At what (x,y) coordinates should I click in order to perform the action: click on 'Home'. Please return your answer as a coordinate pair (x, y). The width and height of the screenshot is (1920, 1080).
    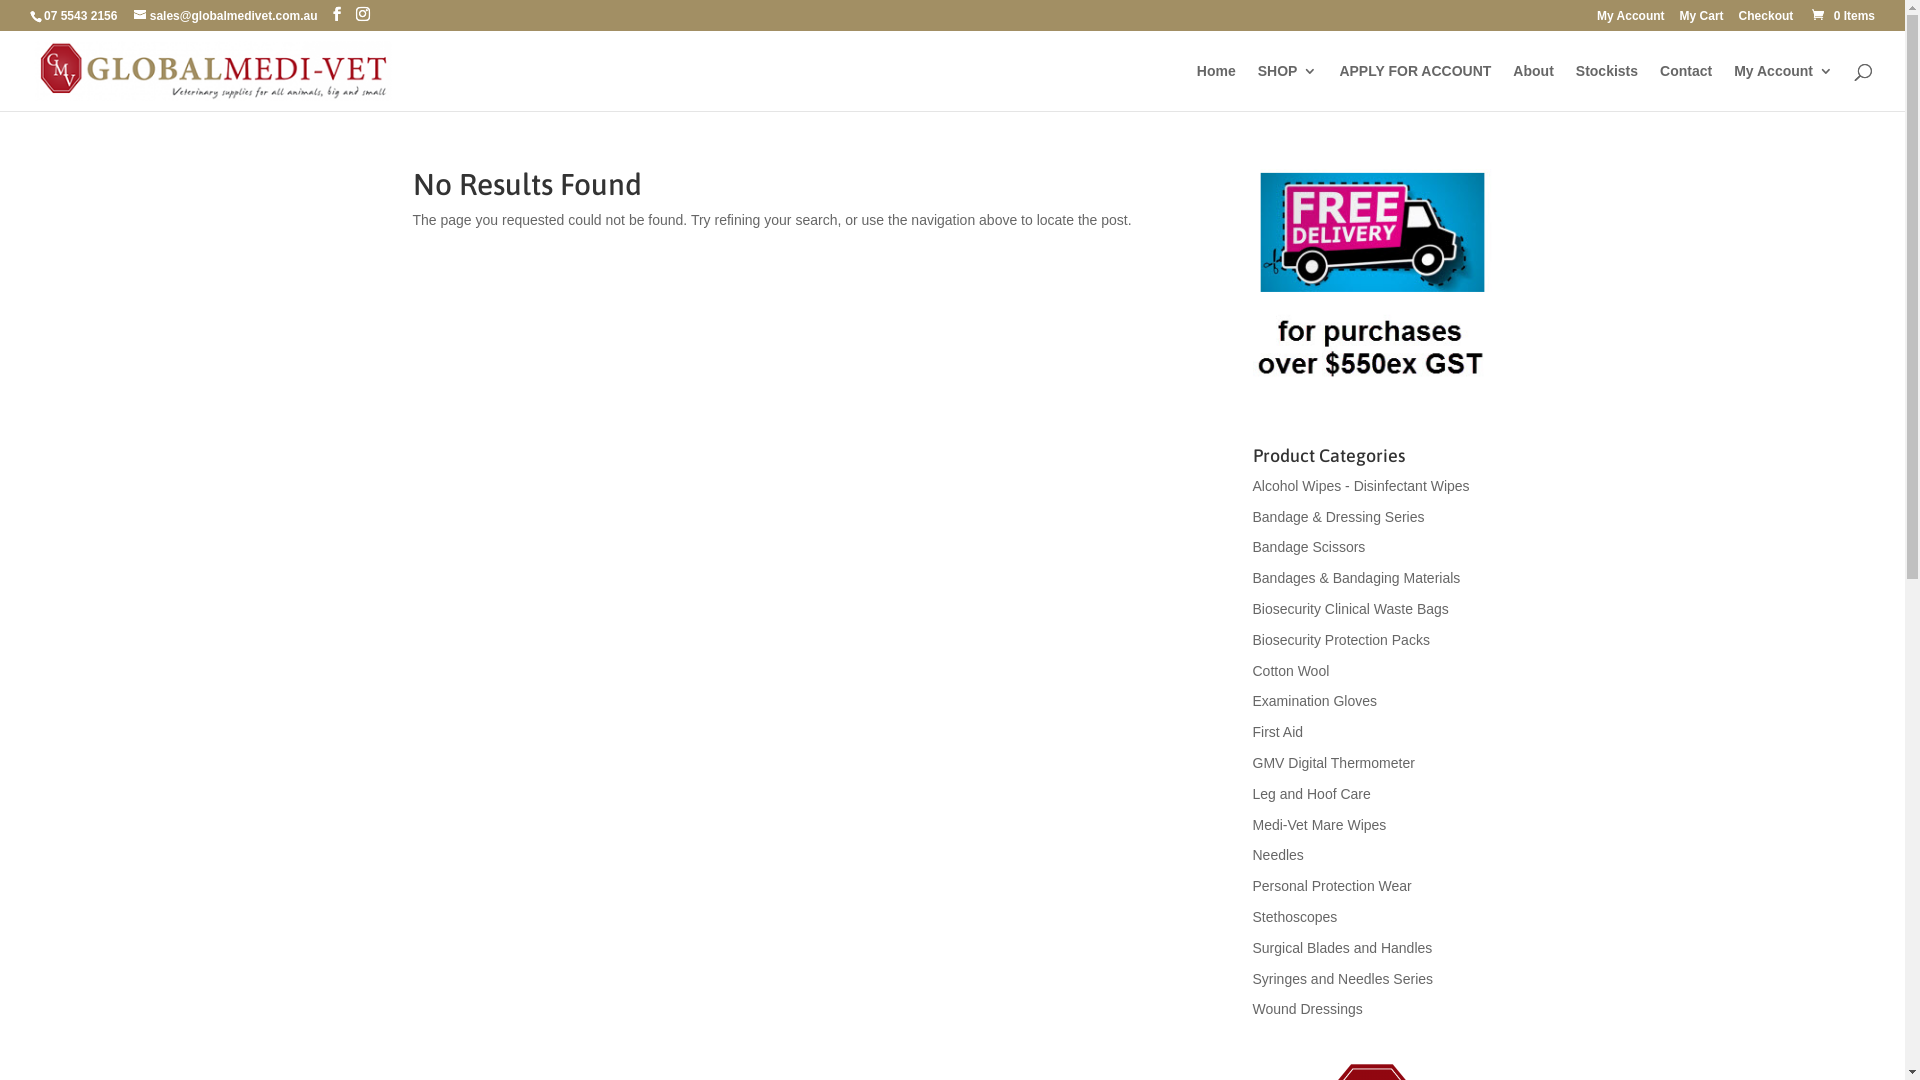
    Looking at the image, I should click on (1196, 86).